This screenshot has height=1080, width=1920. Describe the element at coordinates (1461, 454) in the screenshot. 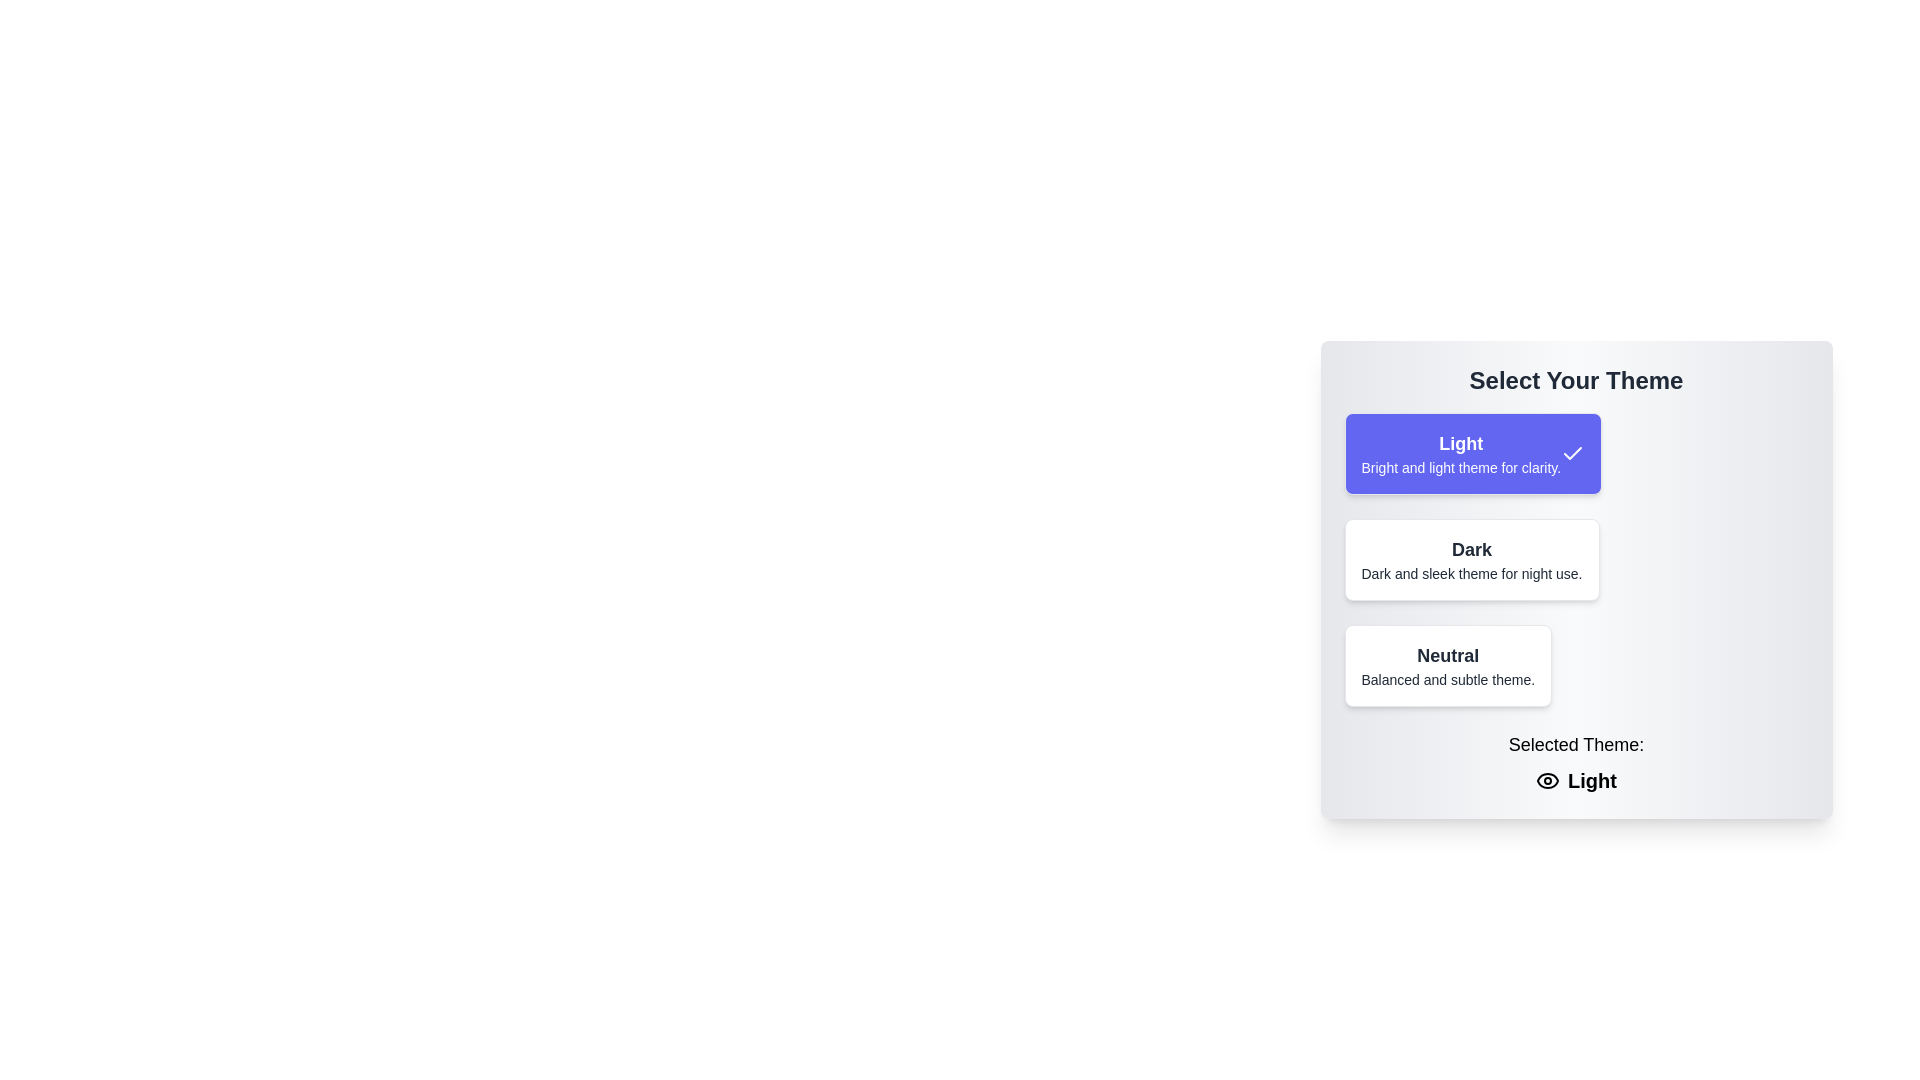

I see `the non-interactive text block displaying 'Light' which is the first option in the list of theme options` at that location.